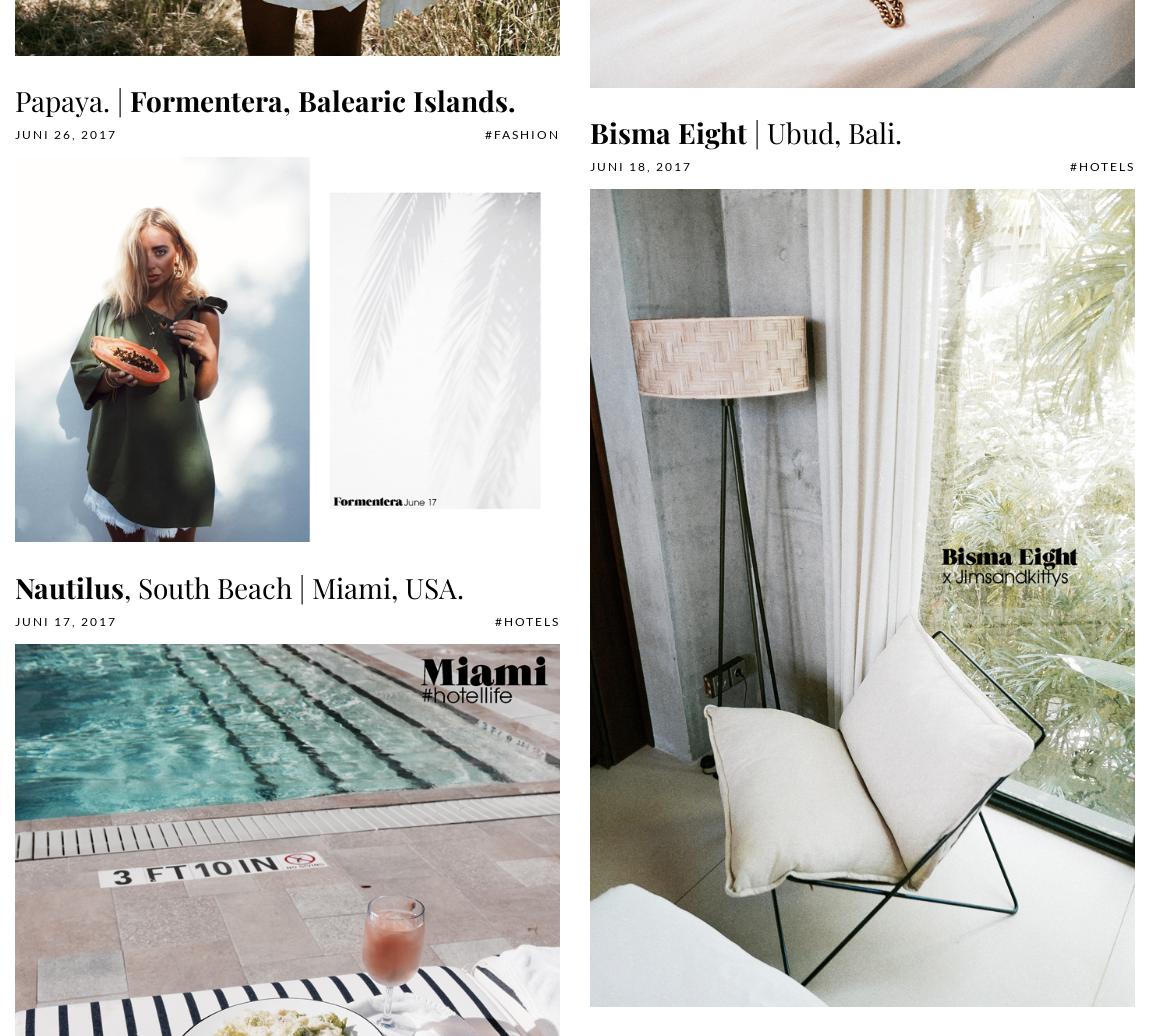 This screenshot has width=1150, height=1036. Describe the element at coordinates (68, 587) in the screenshot. I see `'Nautilus'` at that location.